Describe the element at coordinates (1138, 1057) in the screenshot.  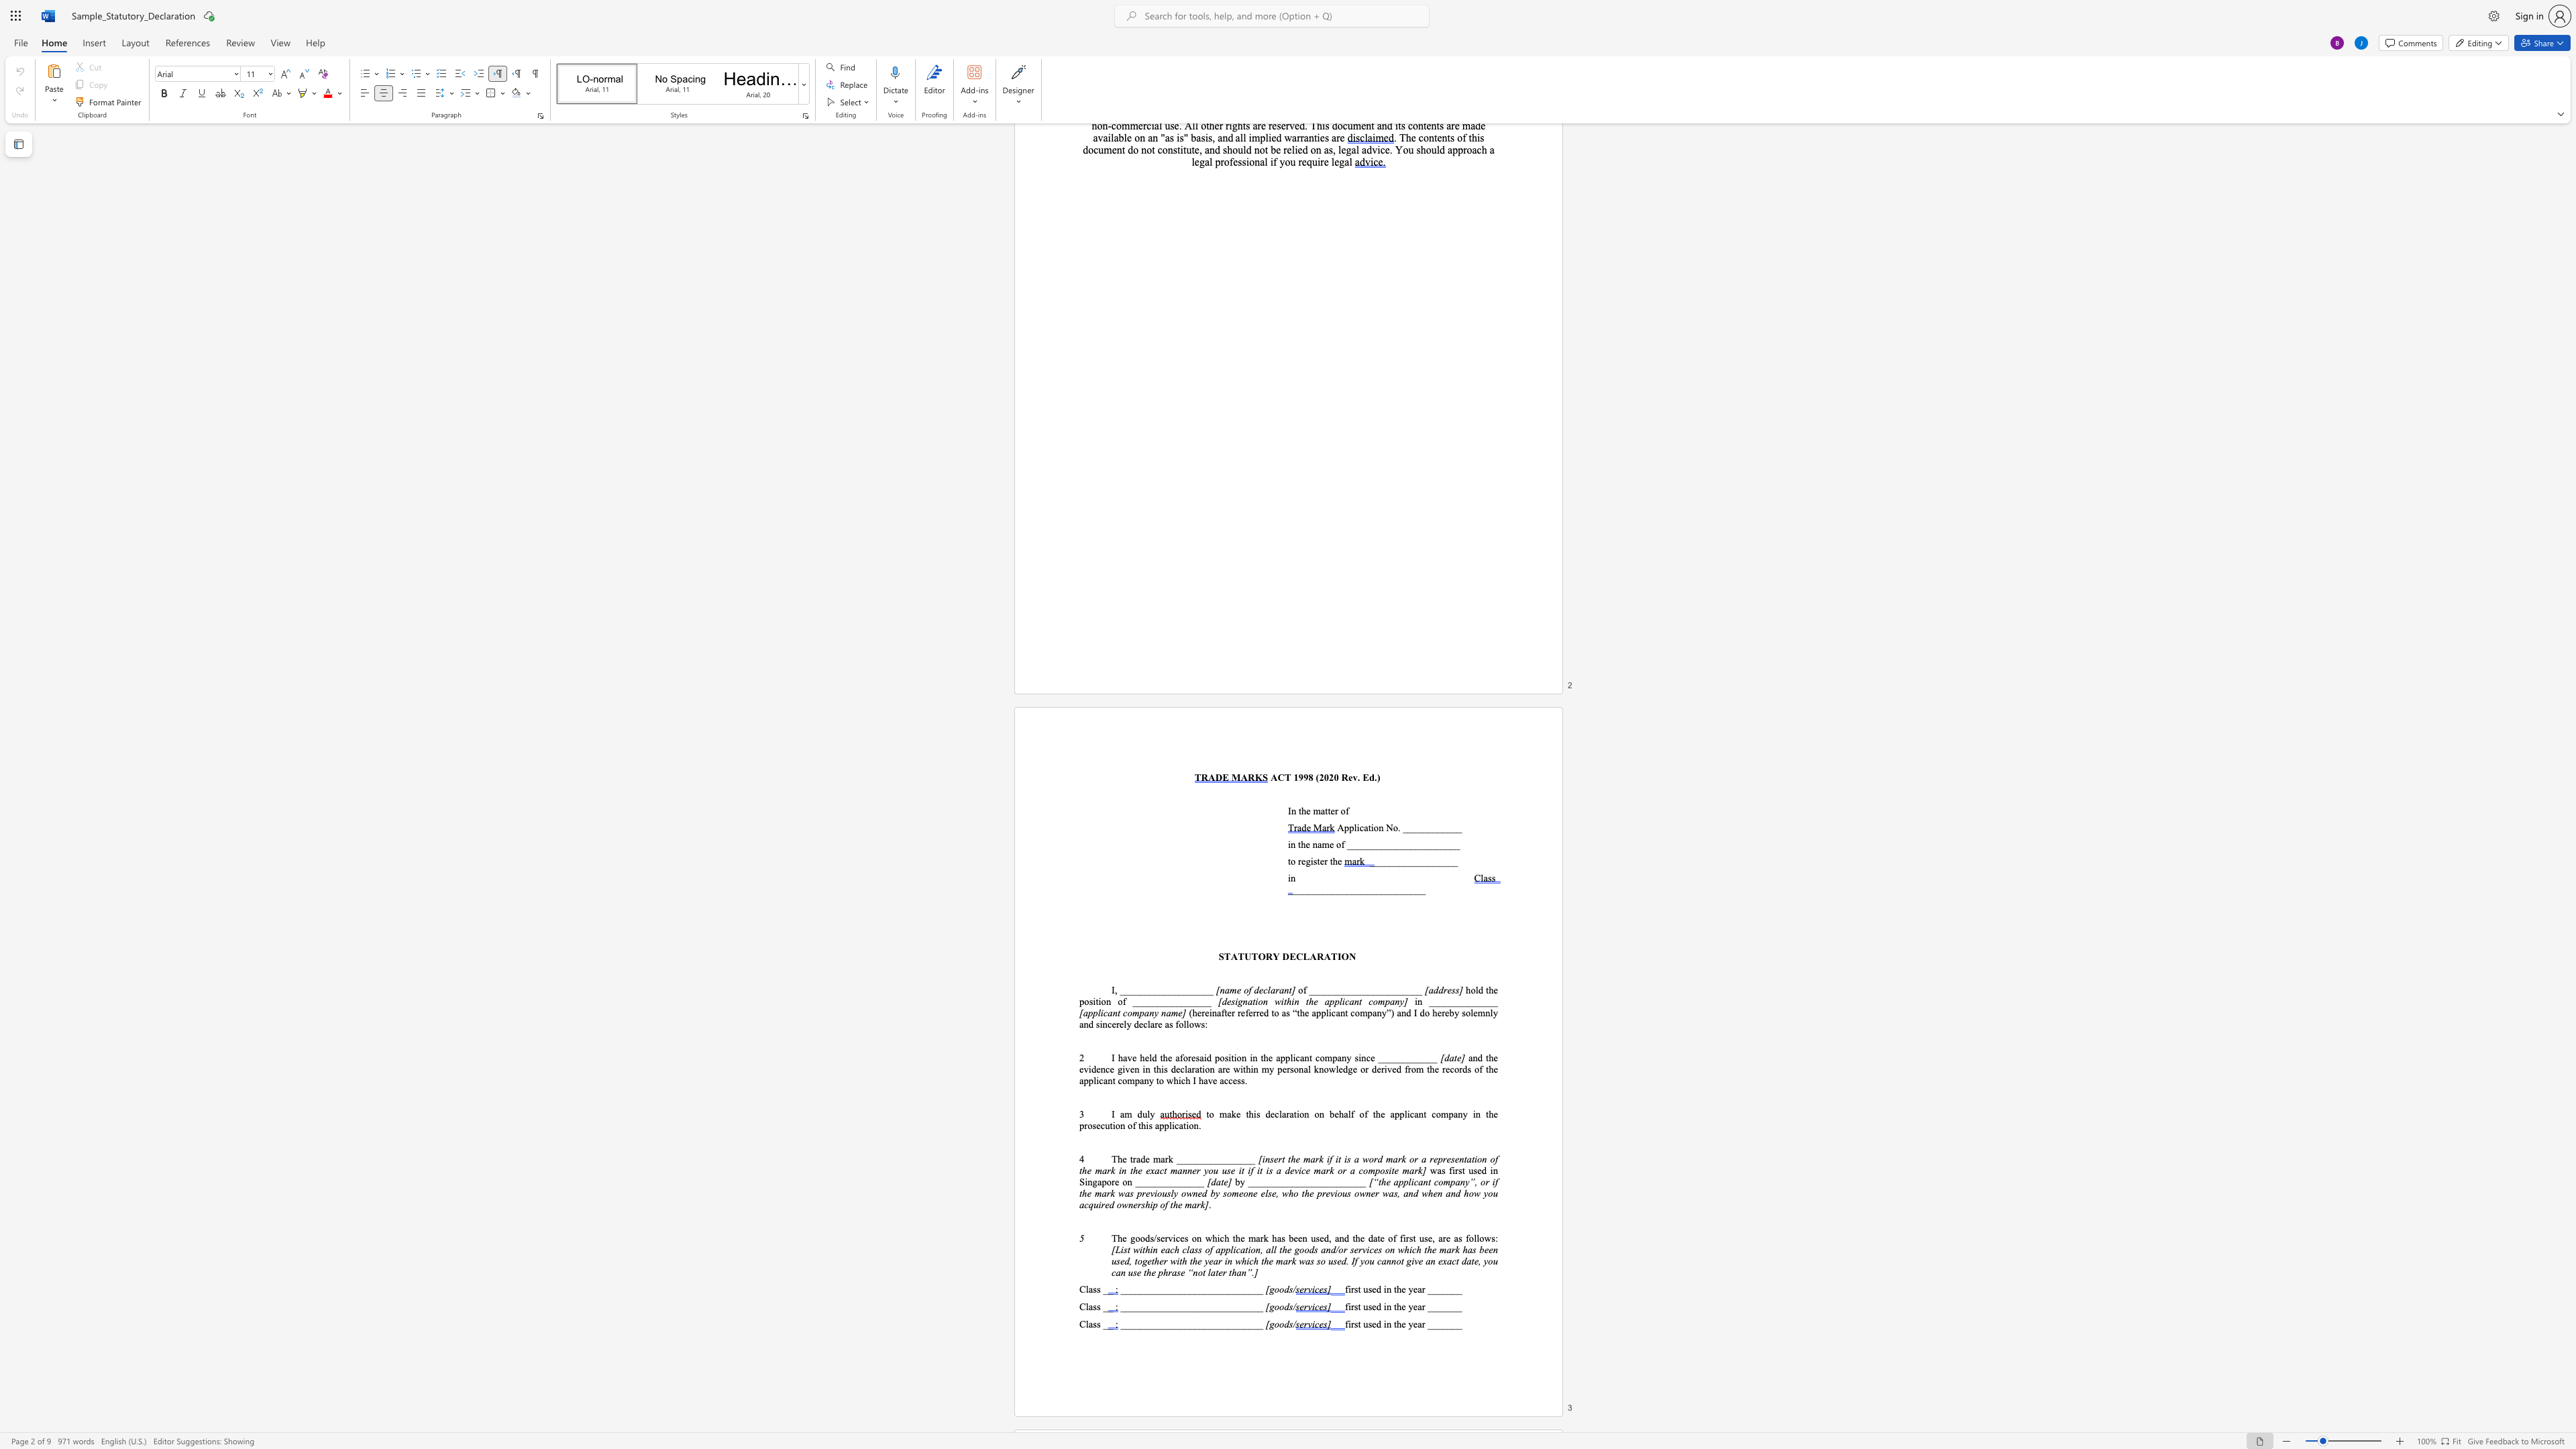
I see `the subset text "held the" within the text "I have held the"` at that location.